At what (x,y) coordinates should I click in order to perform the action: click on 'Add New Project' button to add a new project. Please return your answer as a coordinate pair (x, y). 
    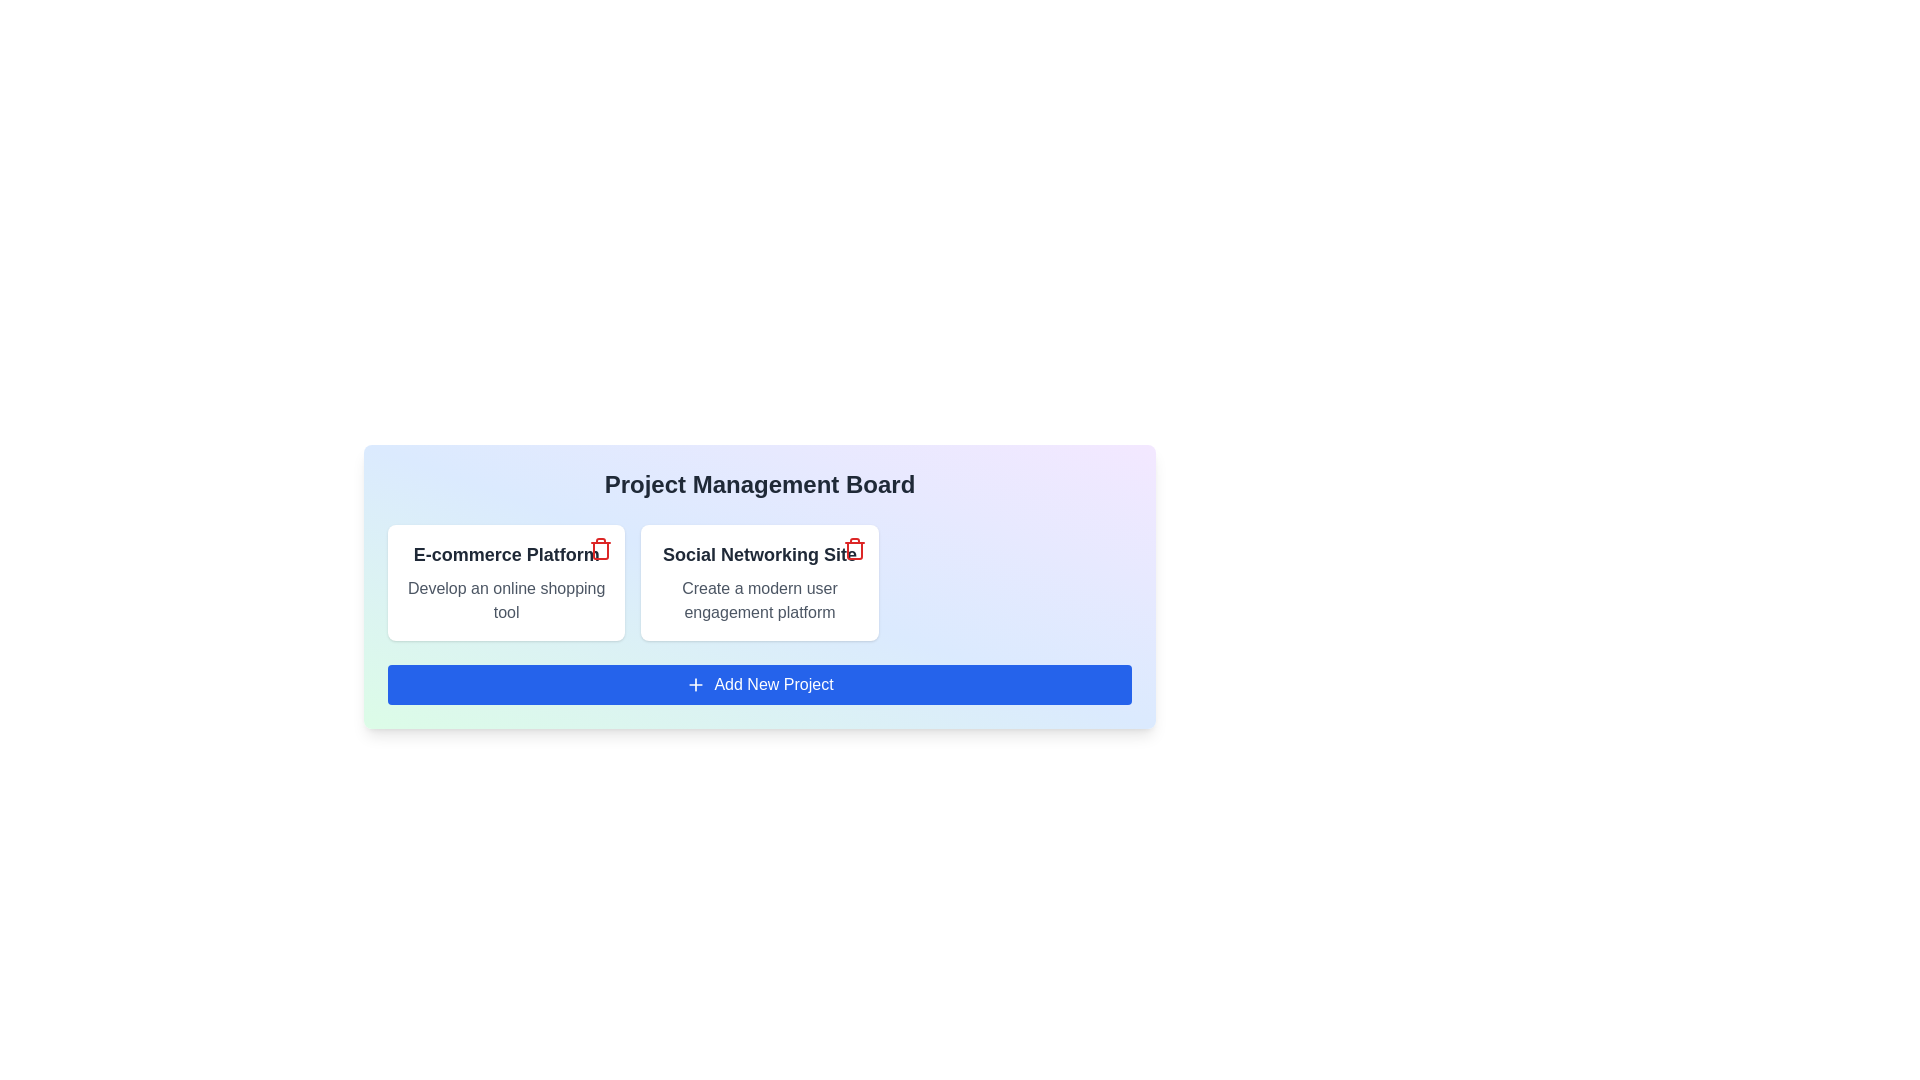
    Looking at the image, I should click on (758, 684).